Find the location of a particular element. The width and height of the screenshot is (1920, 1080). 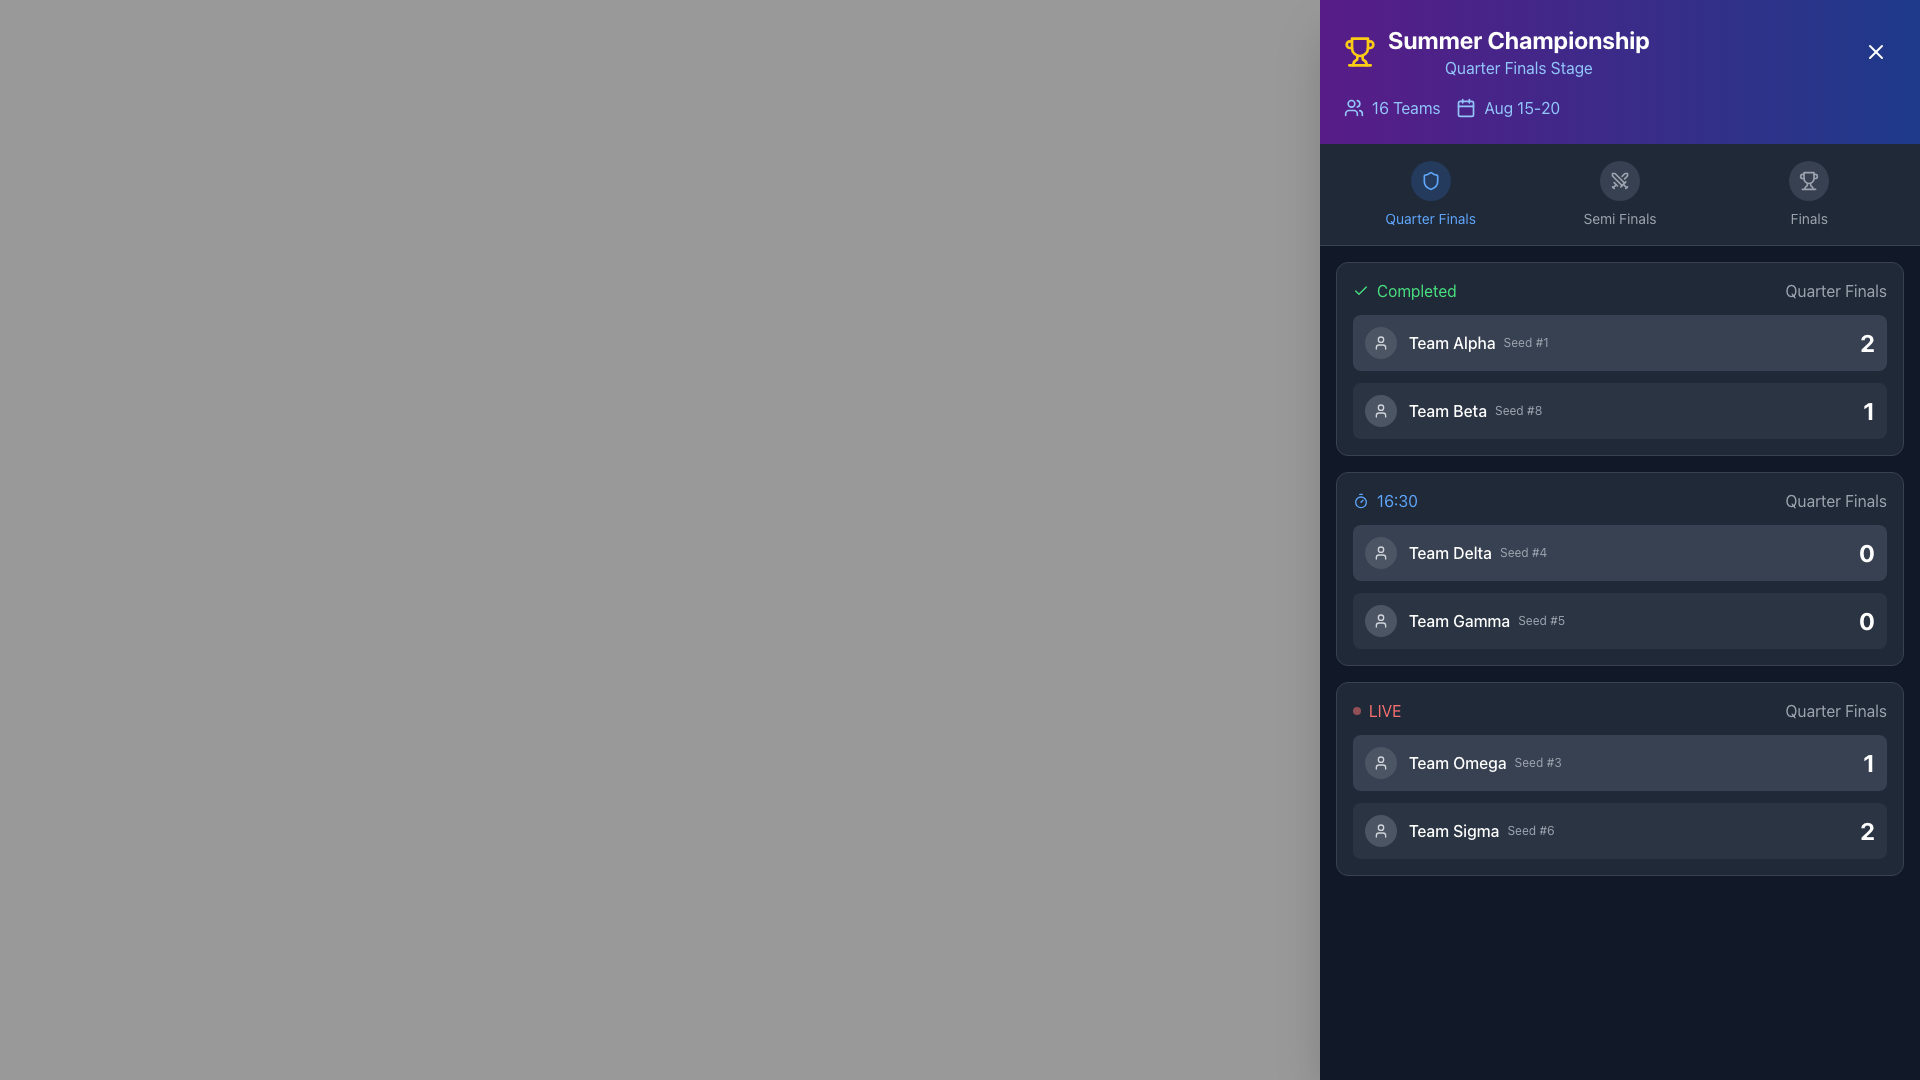

the list item displaying 'Team Omega Seed #3' in the 'LIVE' section of the Quarter Finals stage is located at coordinates (1463, 763).